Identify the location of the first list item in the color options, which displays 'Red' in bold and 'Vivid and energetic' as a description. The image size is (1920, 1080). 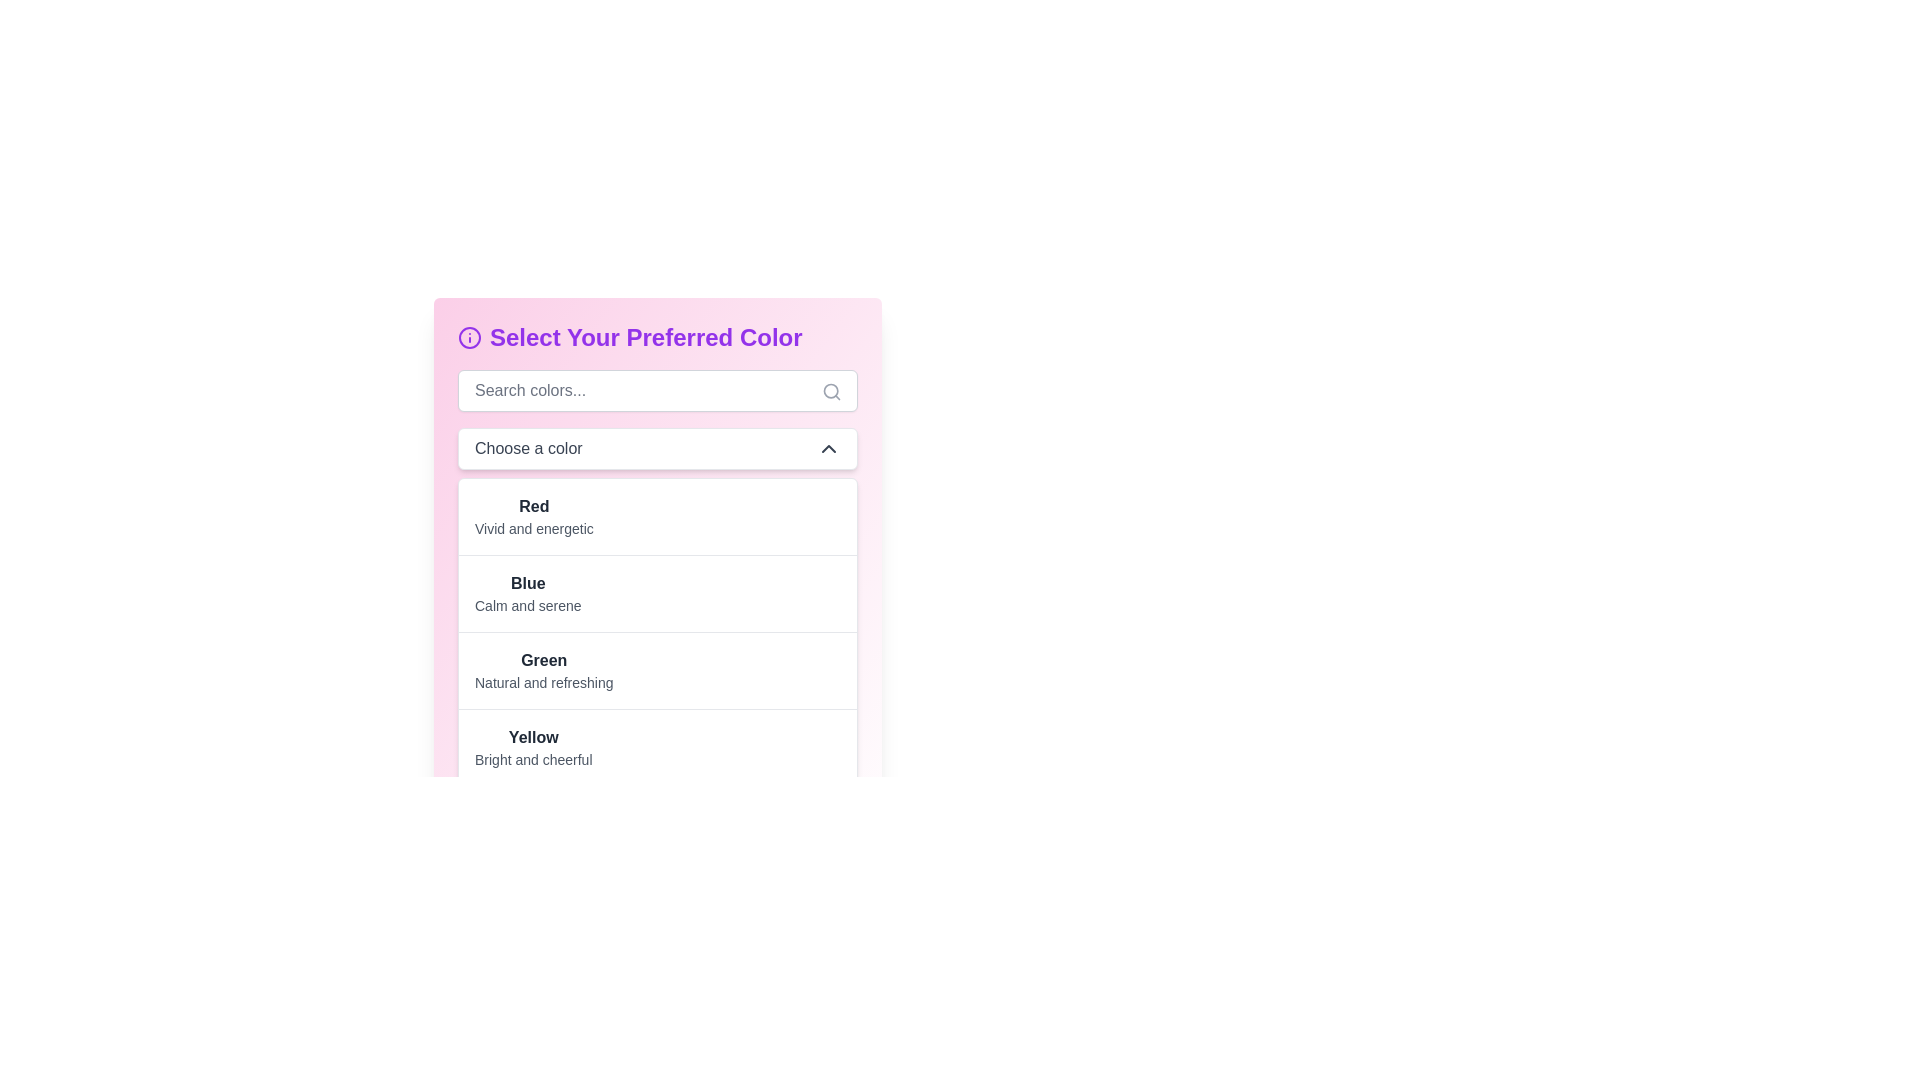
(534, 515).